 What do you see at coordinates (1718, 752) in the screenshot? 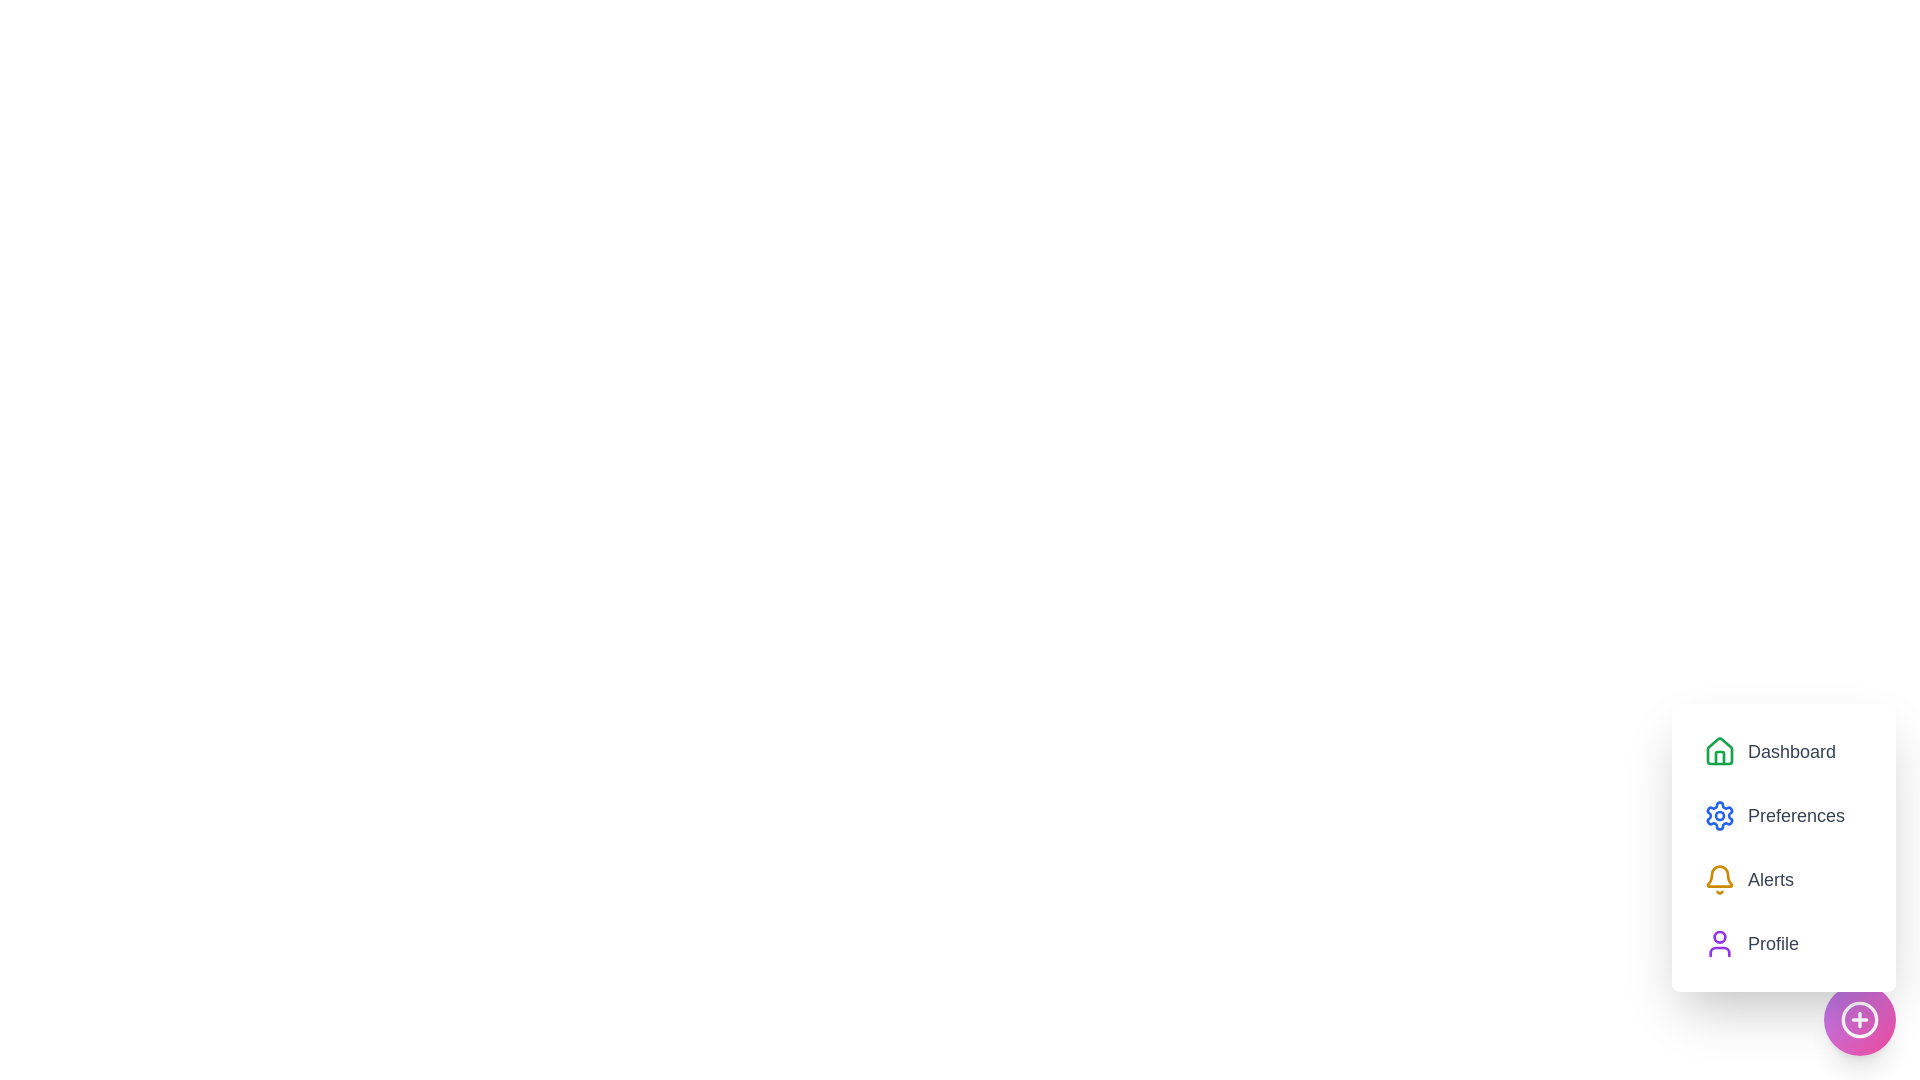
I see `the menu icon corresponding to Dashboard` at bounding box center [1718, 752].